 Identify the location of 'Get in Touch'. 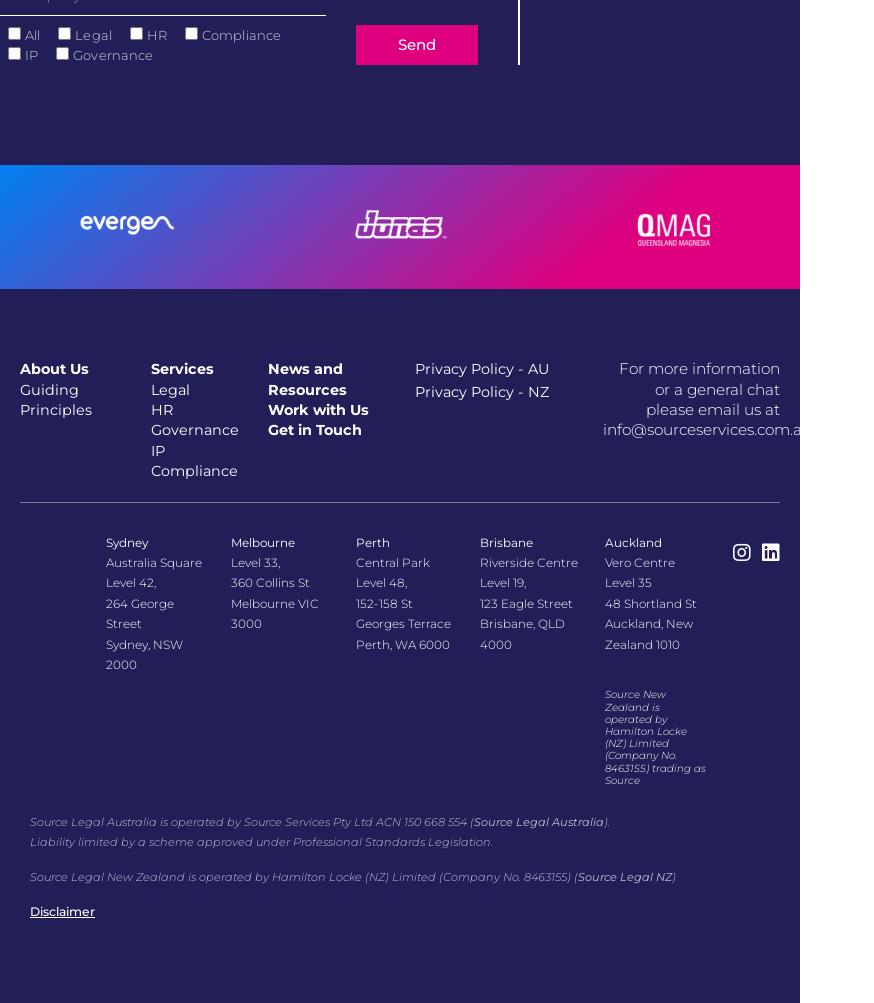
(313, 429).